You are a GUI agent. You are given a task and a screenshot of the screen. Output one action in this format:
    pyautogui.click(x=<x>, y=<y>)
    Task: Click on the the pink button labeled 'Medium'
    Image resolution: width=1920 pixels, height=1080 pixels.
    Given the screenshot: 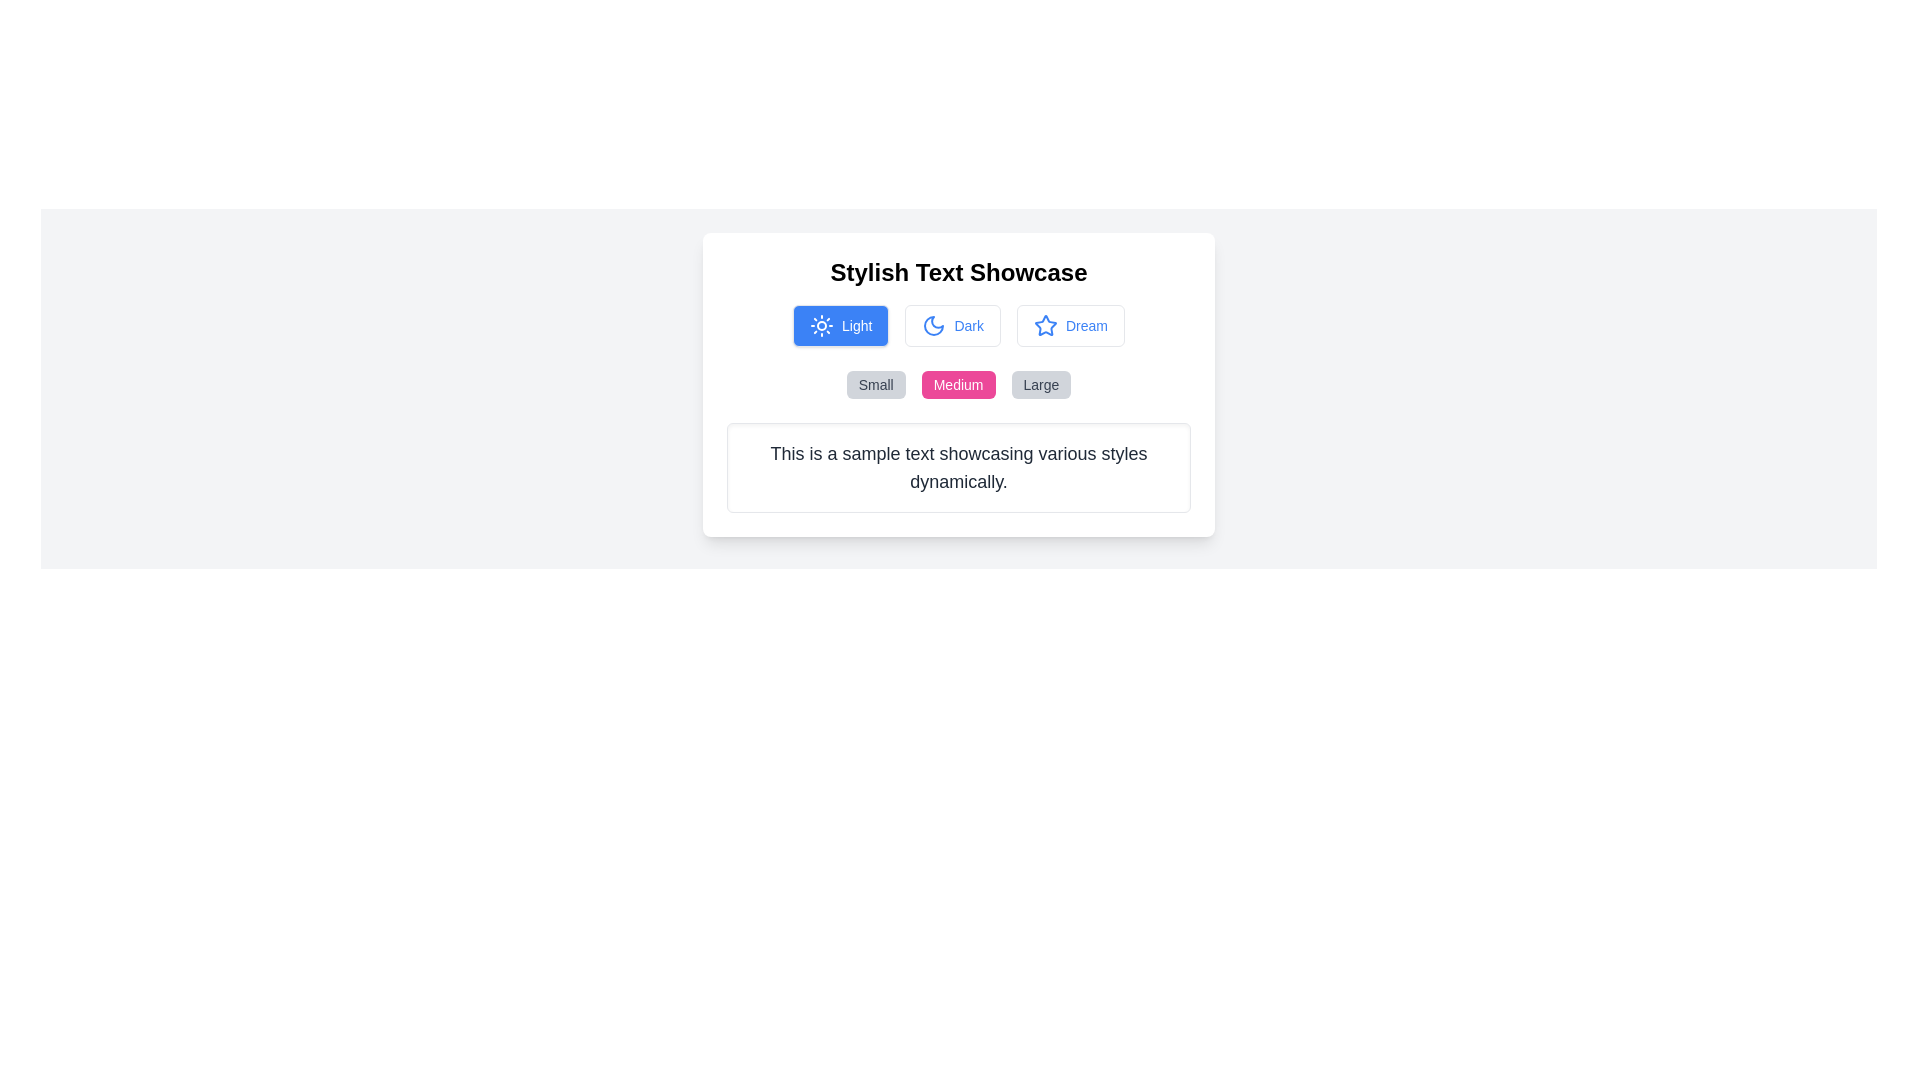 What is the action you would take?
    pyautogui.click(x=957, y=385)
    